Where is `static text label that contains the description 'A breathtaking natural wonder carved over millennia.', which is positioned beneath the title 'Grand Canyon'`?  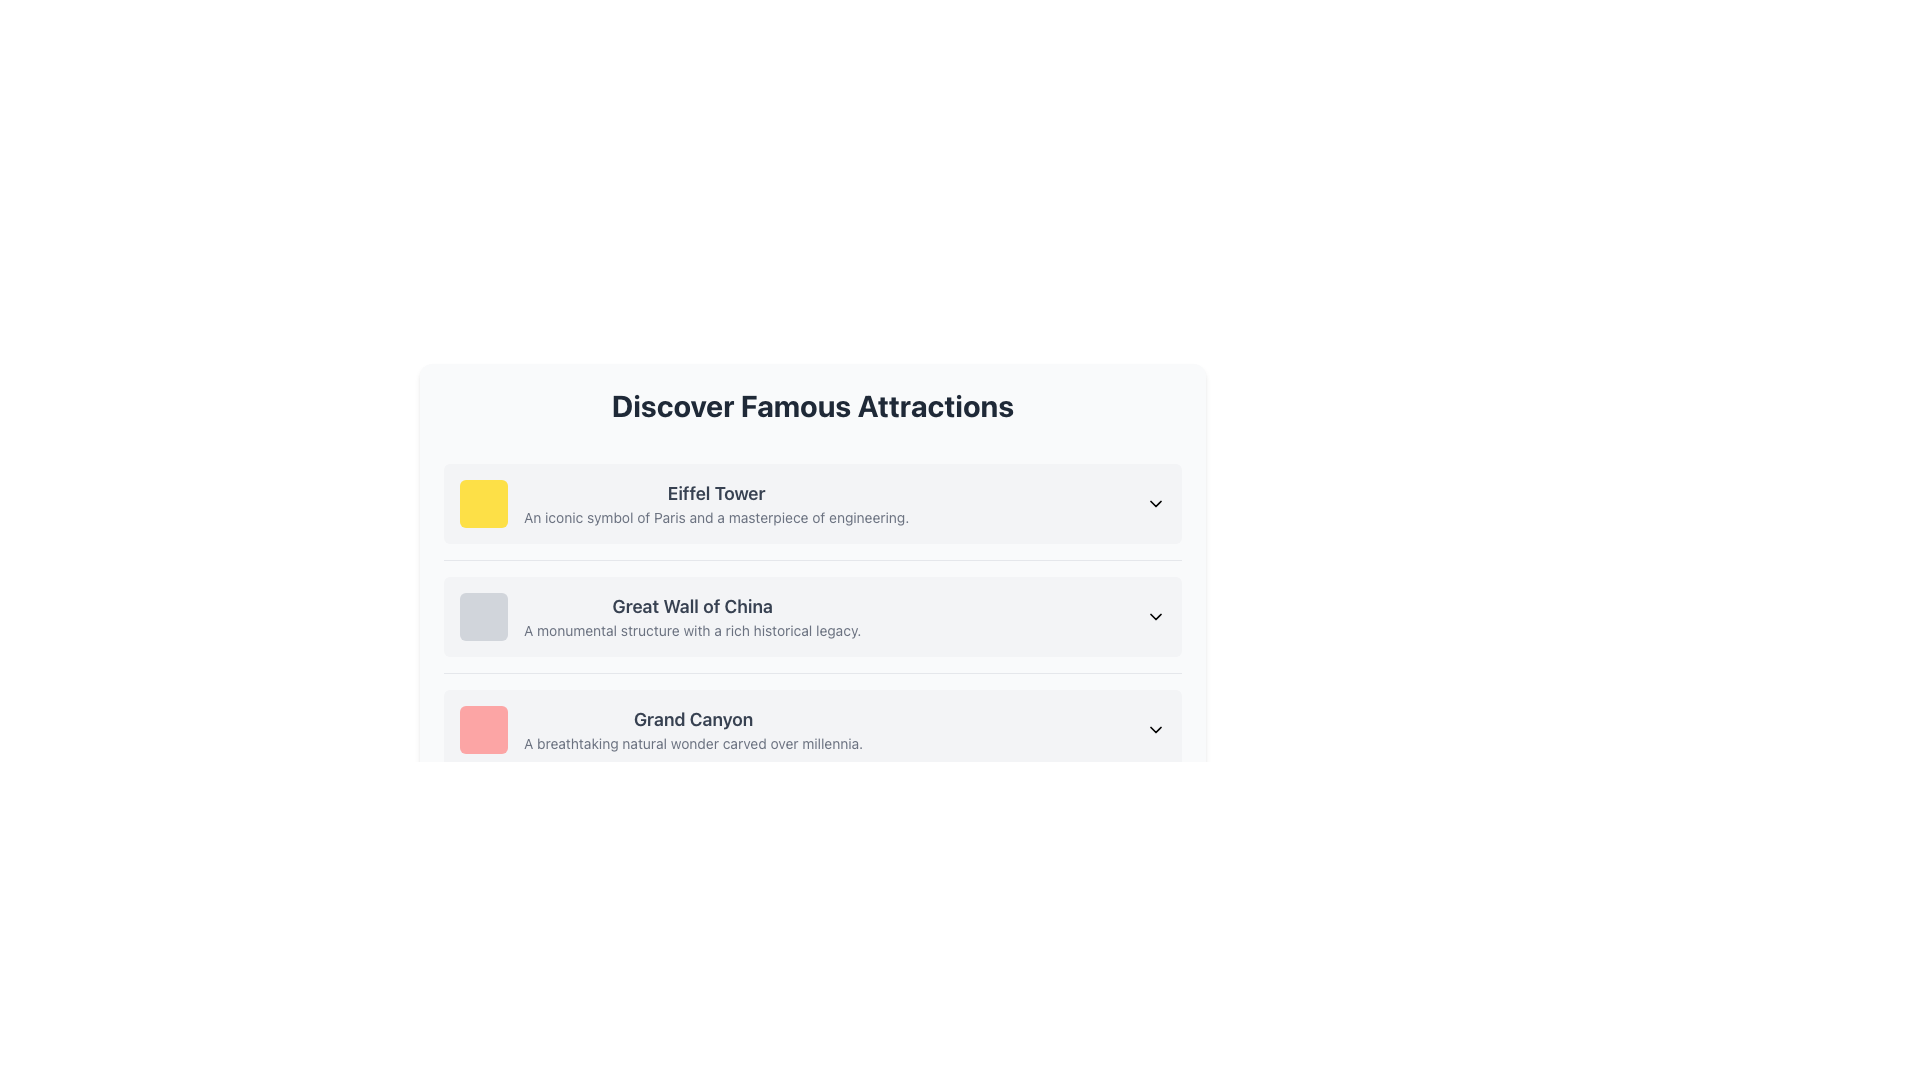
static text label that contains the description 'A breathtaking natural wonder carved over millennia.', which is positioned beneath the title 'Grand Canyon' is located at coordinates (693, 744).